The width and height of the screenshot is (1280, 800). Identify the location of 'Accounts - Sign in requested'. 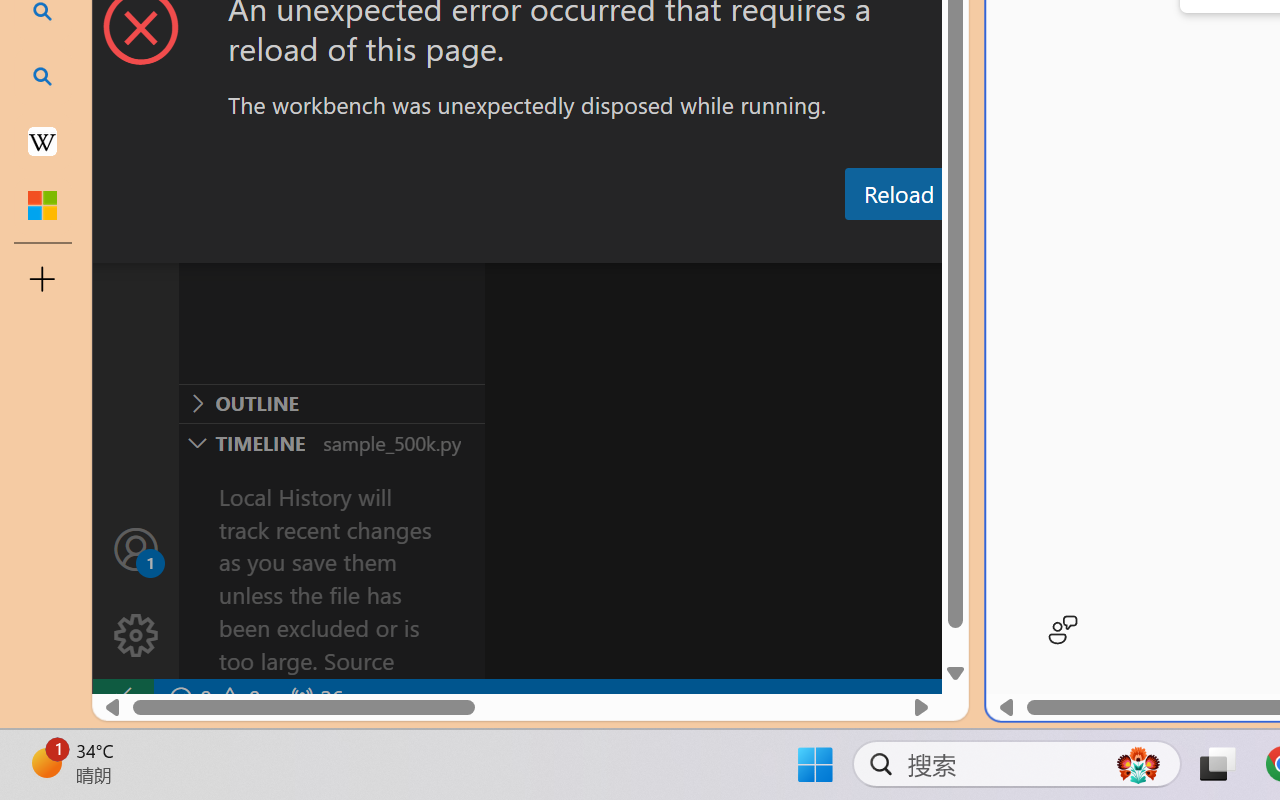
(134, 548).